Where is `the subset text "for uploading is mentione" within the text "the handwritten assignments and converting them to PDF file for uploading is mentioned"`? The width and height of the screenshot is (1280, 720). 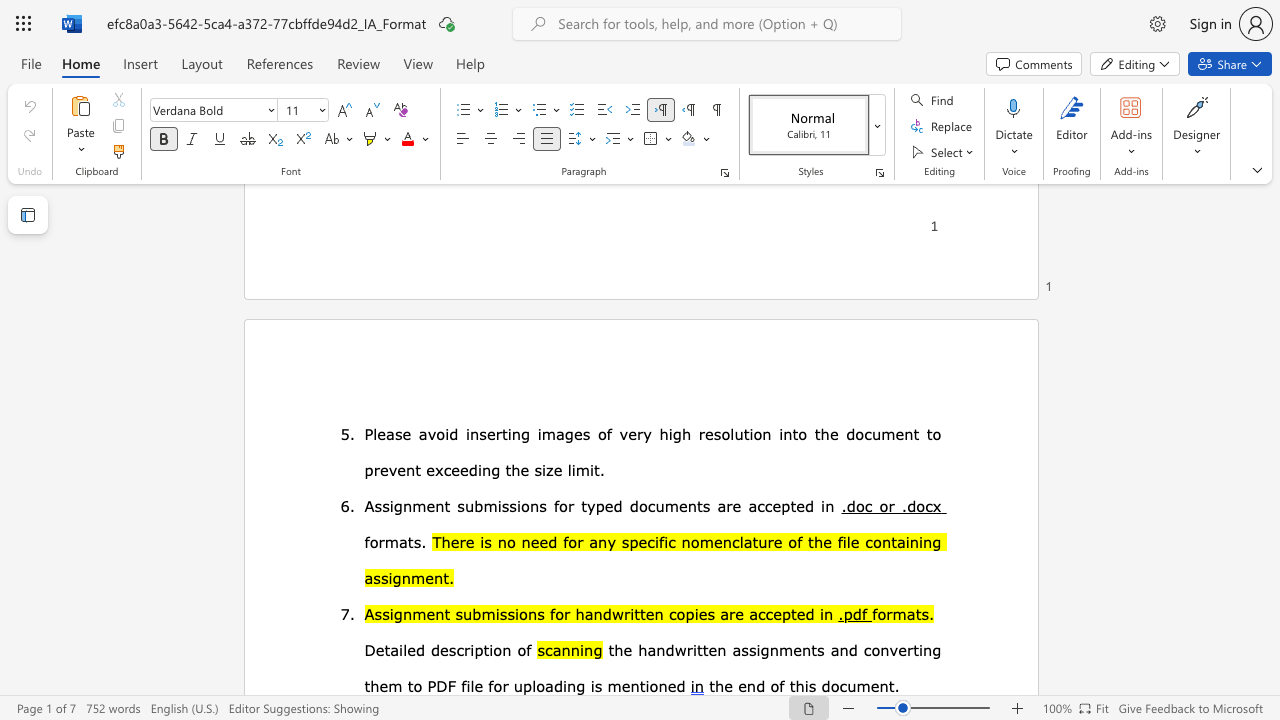
the subset text "for uploading is mentione" within the text "the handwritten assignments and converting them to PDF file for uploading is mentioned" is located at coordinates (488, 685).